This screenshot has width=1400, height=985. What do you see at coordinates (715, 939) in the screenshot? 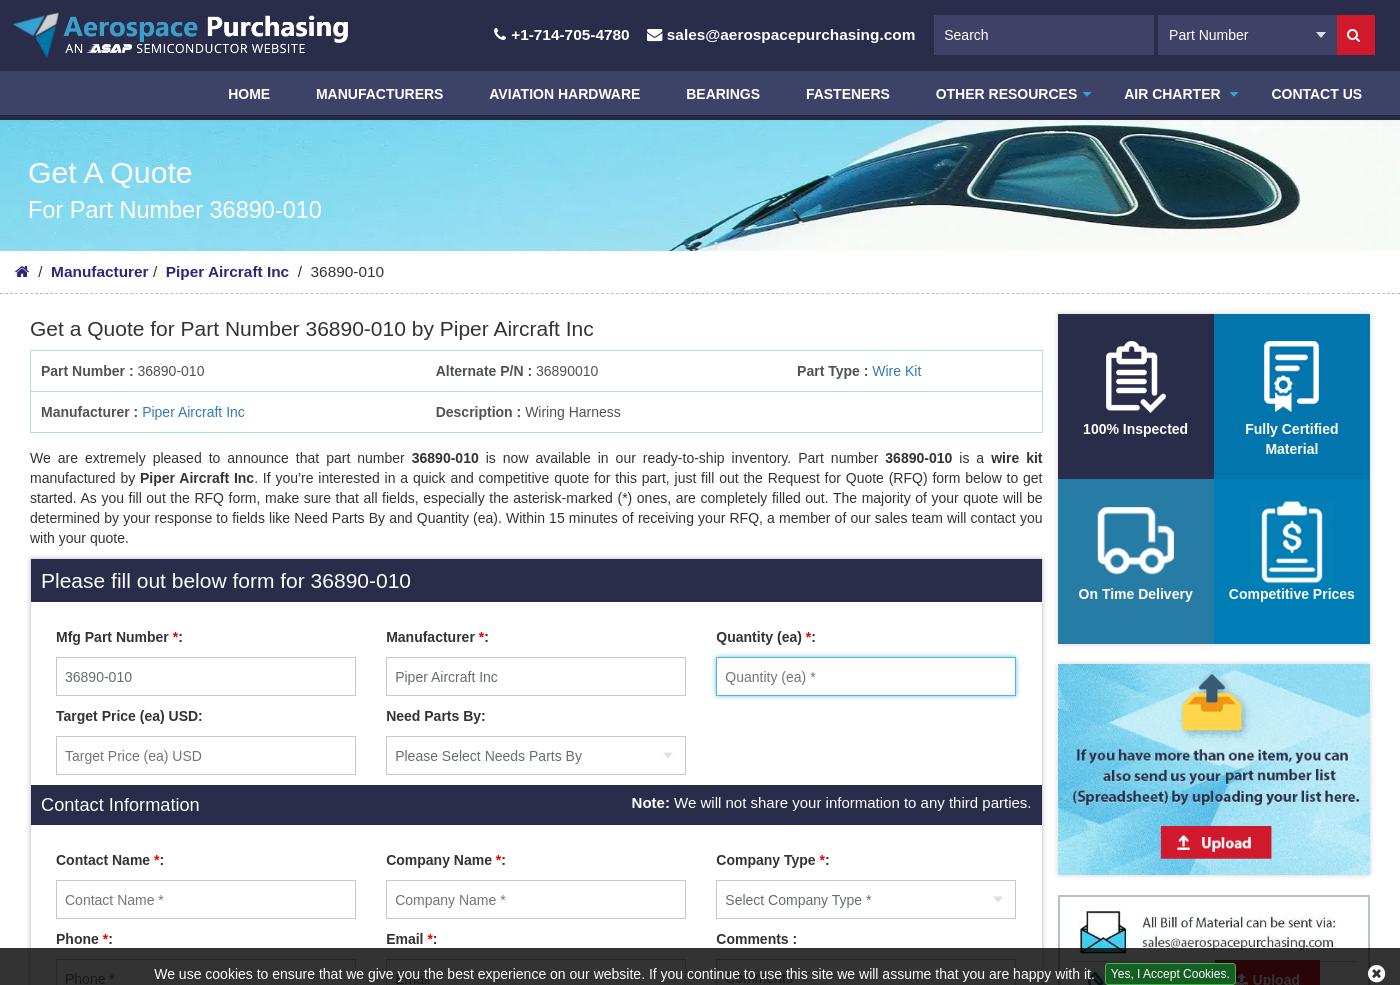
I see `'Comments :'` at bounding box center [715, 939].